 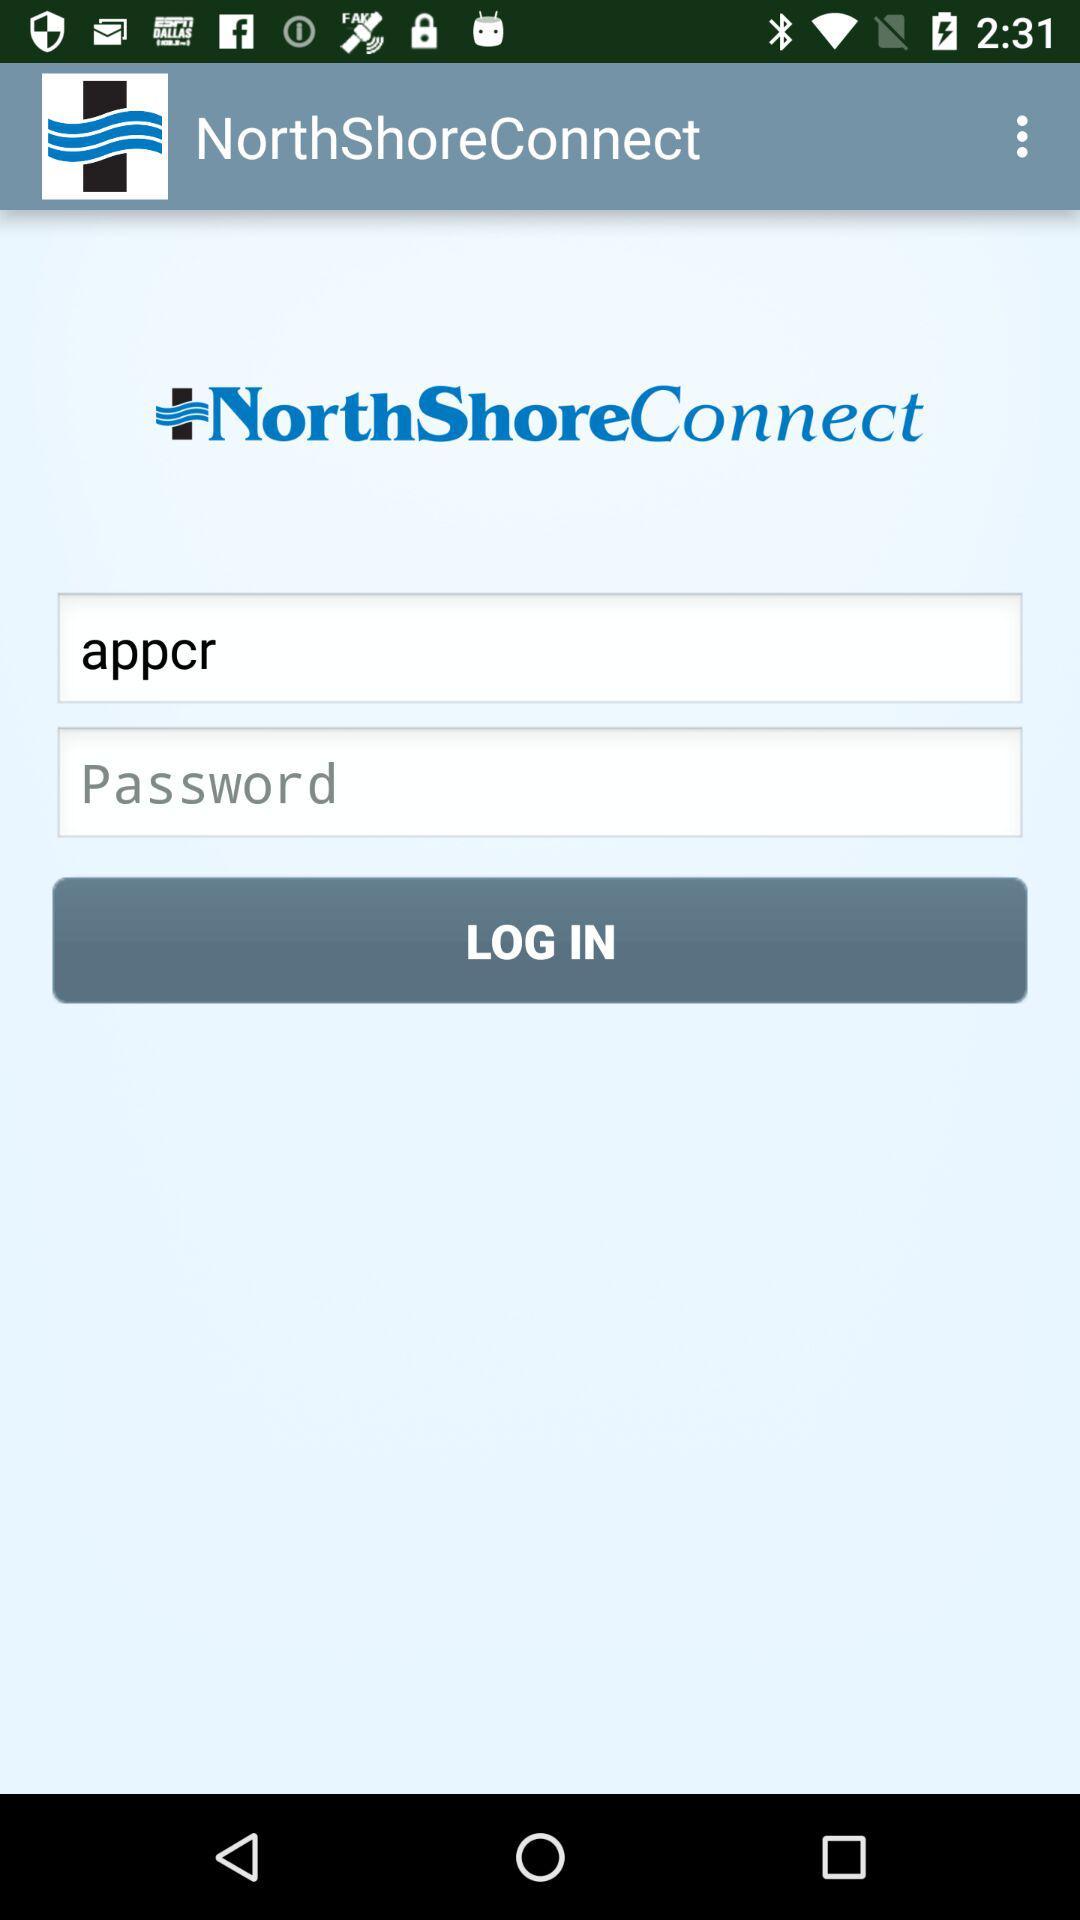 What do you see at coordinates (540, 787) in the screenshot?
I see `icon above the log in icon` at bounding box center [540, 787].